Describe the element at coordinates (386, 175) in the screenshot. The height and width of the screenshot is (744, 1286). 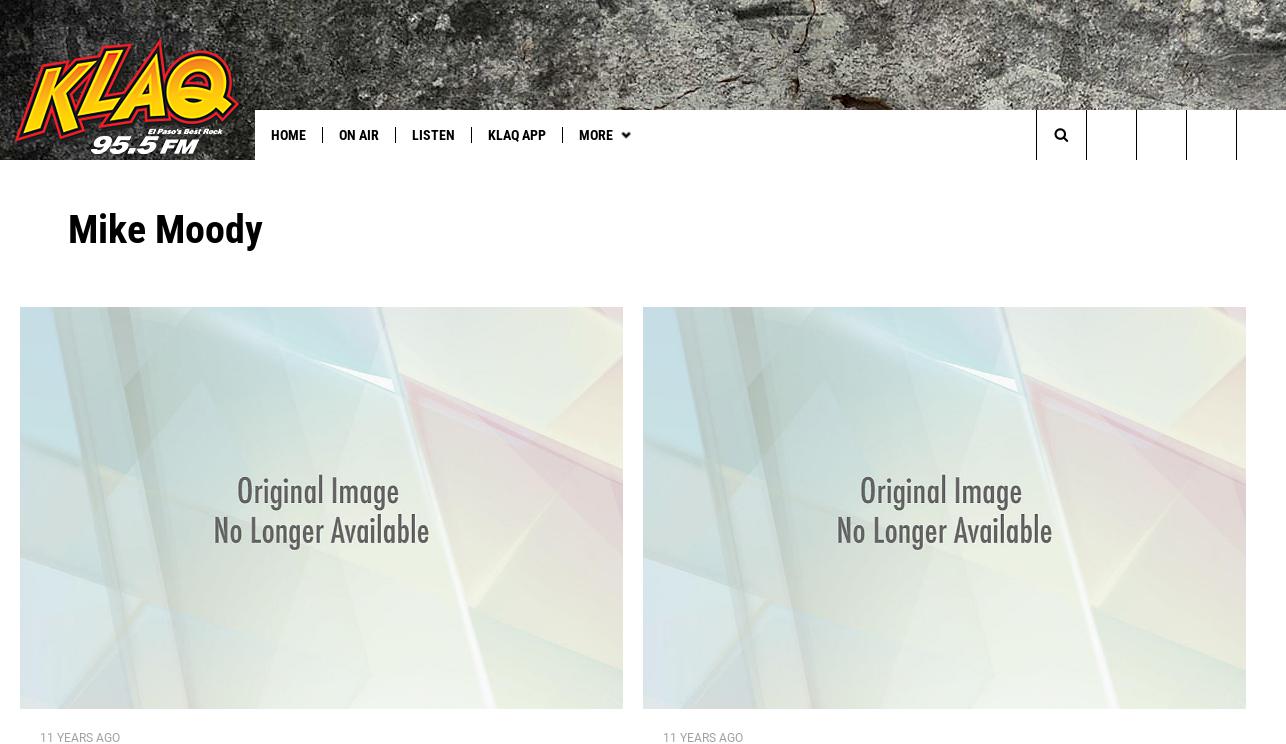
I see `'Dining Deals'` at that location.